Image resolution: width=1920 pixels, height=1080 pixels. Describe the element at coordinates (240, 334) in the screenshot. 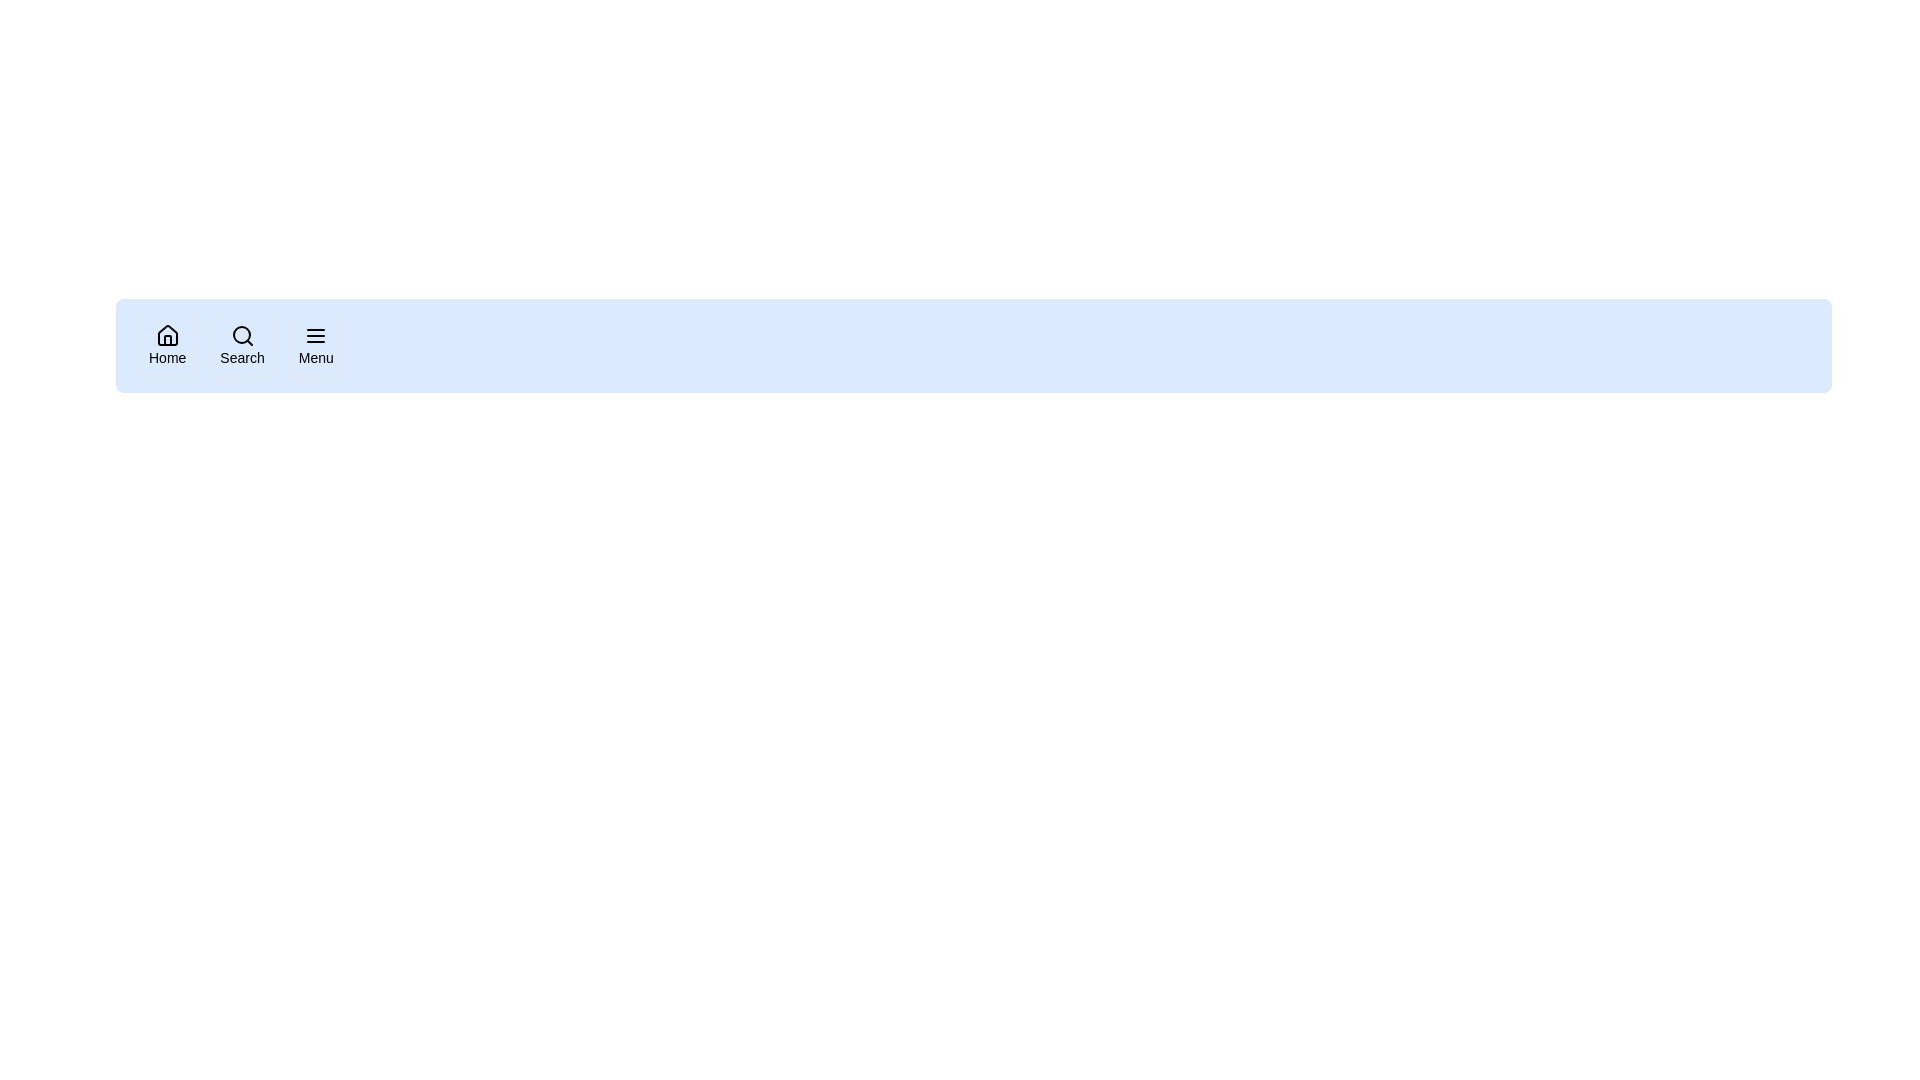

I see `the circular graphic component located at the center of the magnifying glass icon, which is the second navigation button from the left in the horizontal navigation bar` at that location.